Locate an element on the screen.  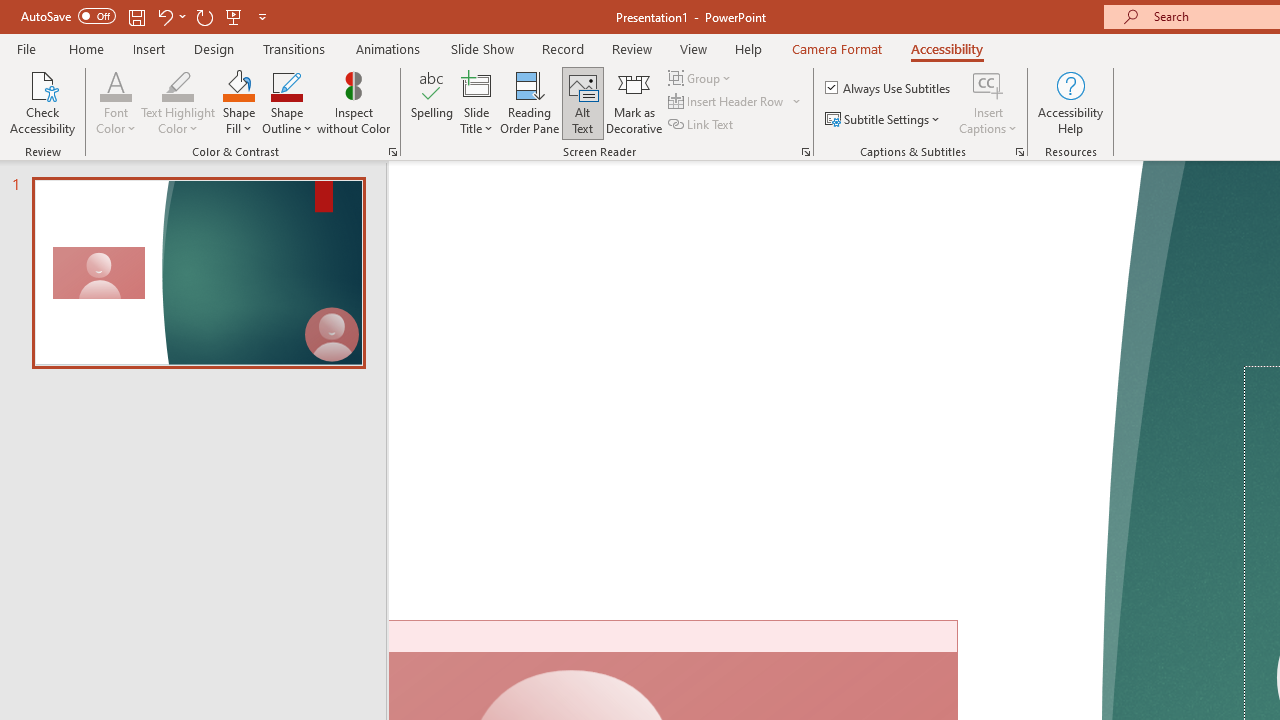
'Screen Reader' is located at coordinates (805, 150).